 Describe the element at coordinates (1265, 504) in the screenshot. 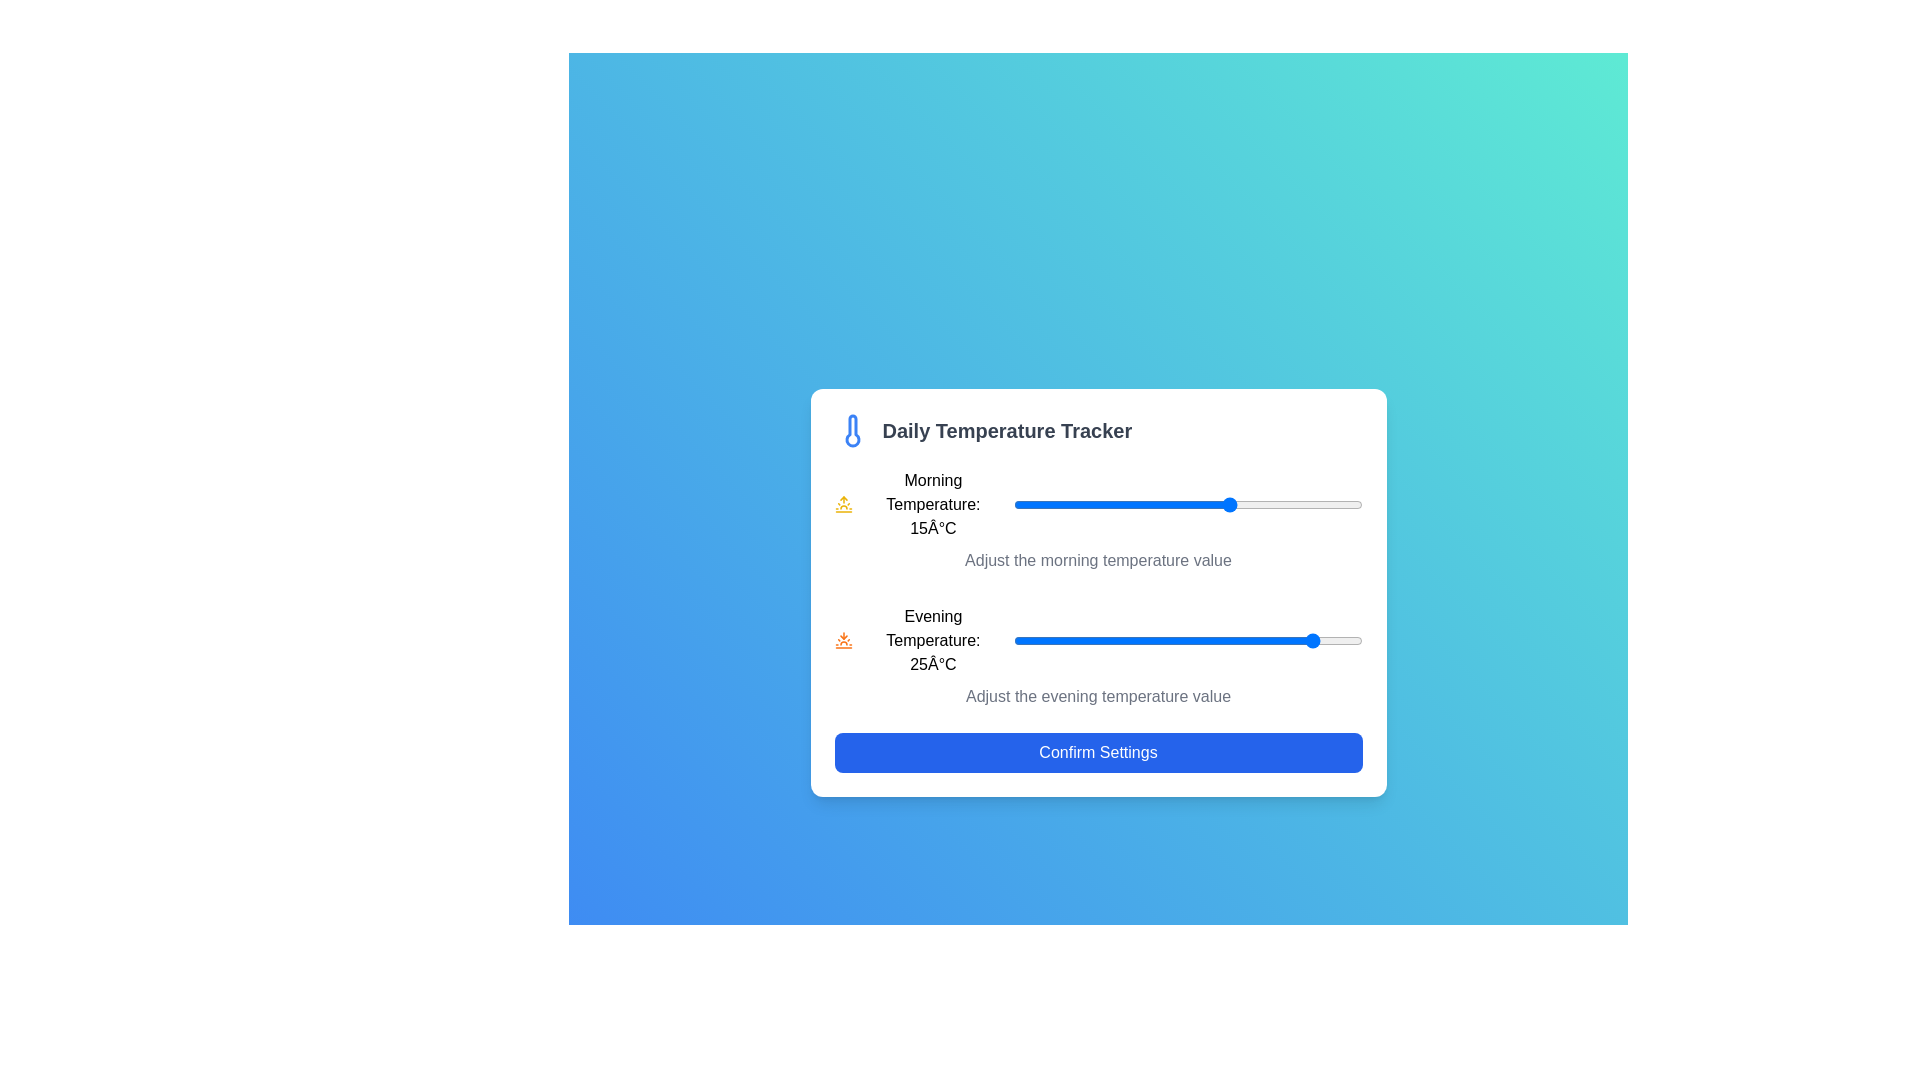

I see `the morning temperature slider to a value of 19` at that location.